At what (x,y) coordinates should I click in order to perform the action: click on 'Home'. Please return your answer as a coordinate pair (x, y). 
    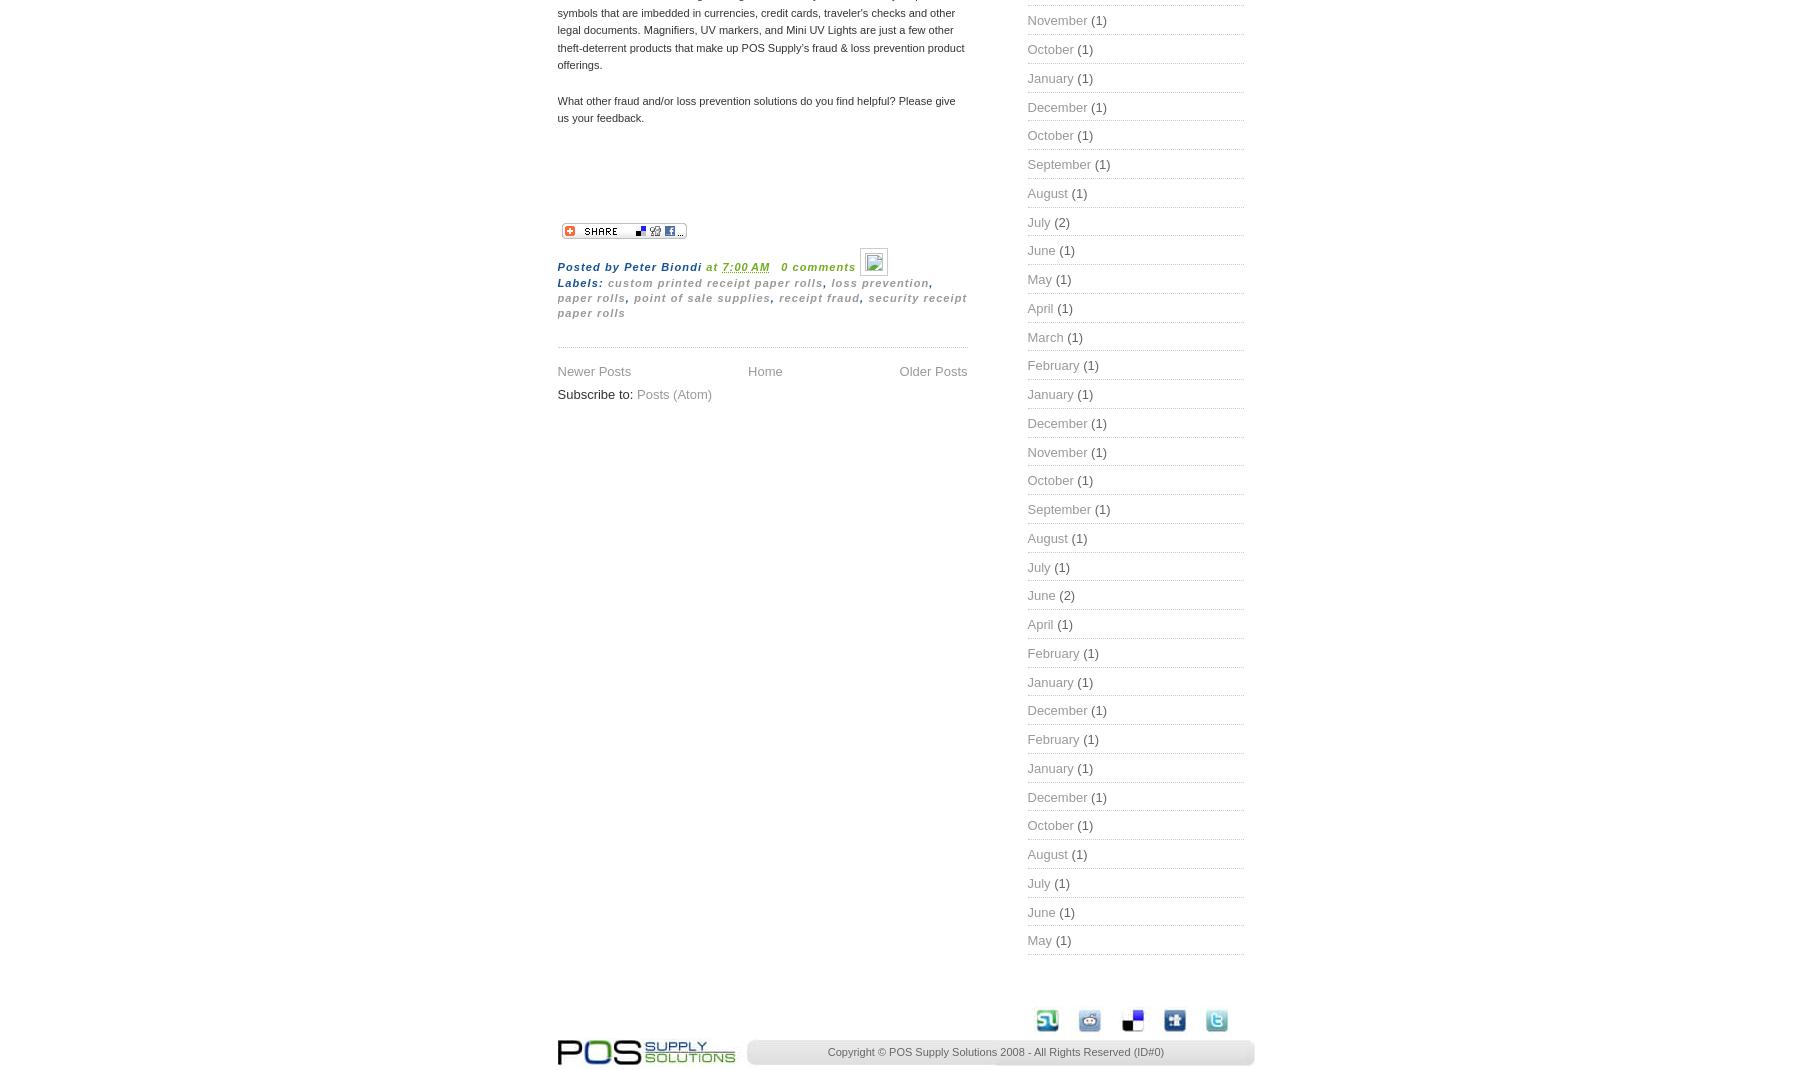
    Looking at the image, I should click on (763, 370).